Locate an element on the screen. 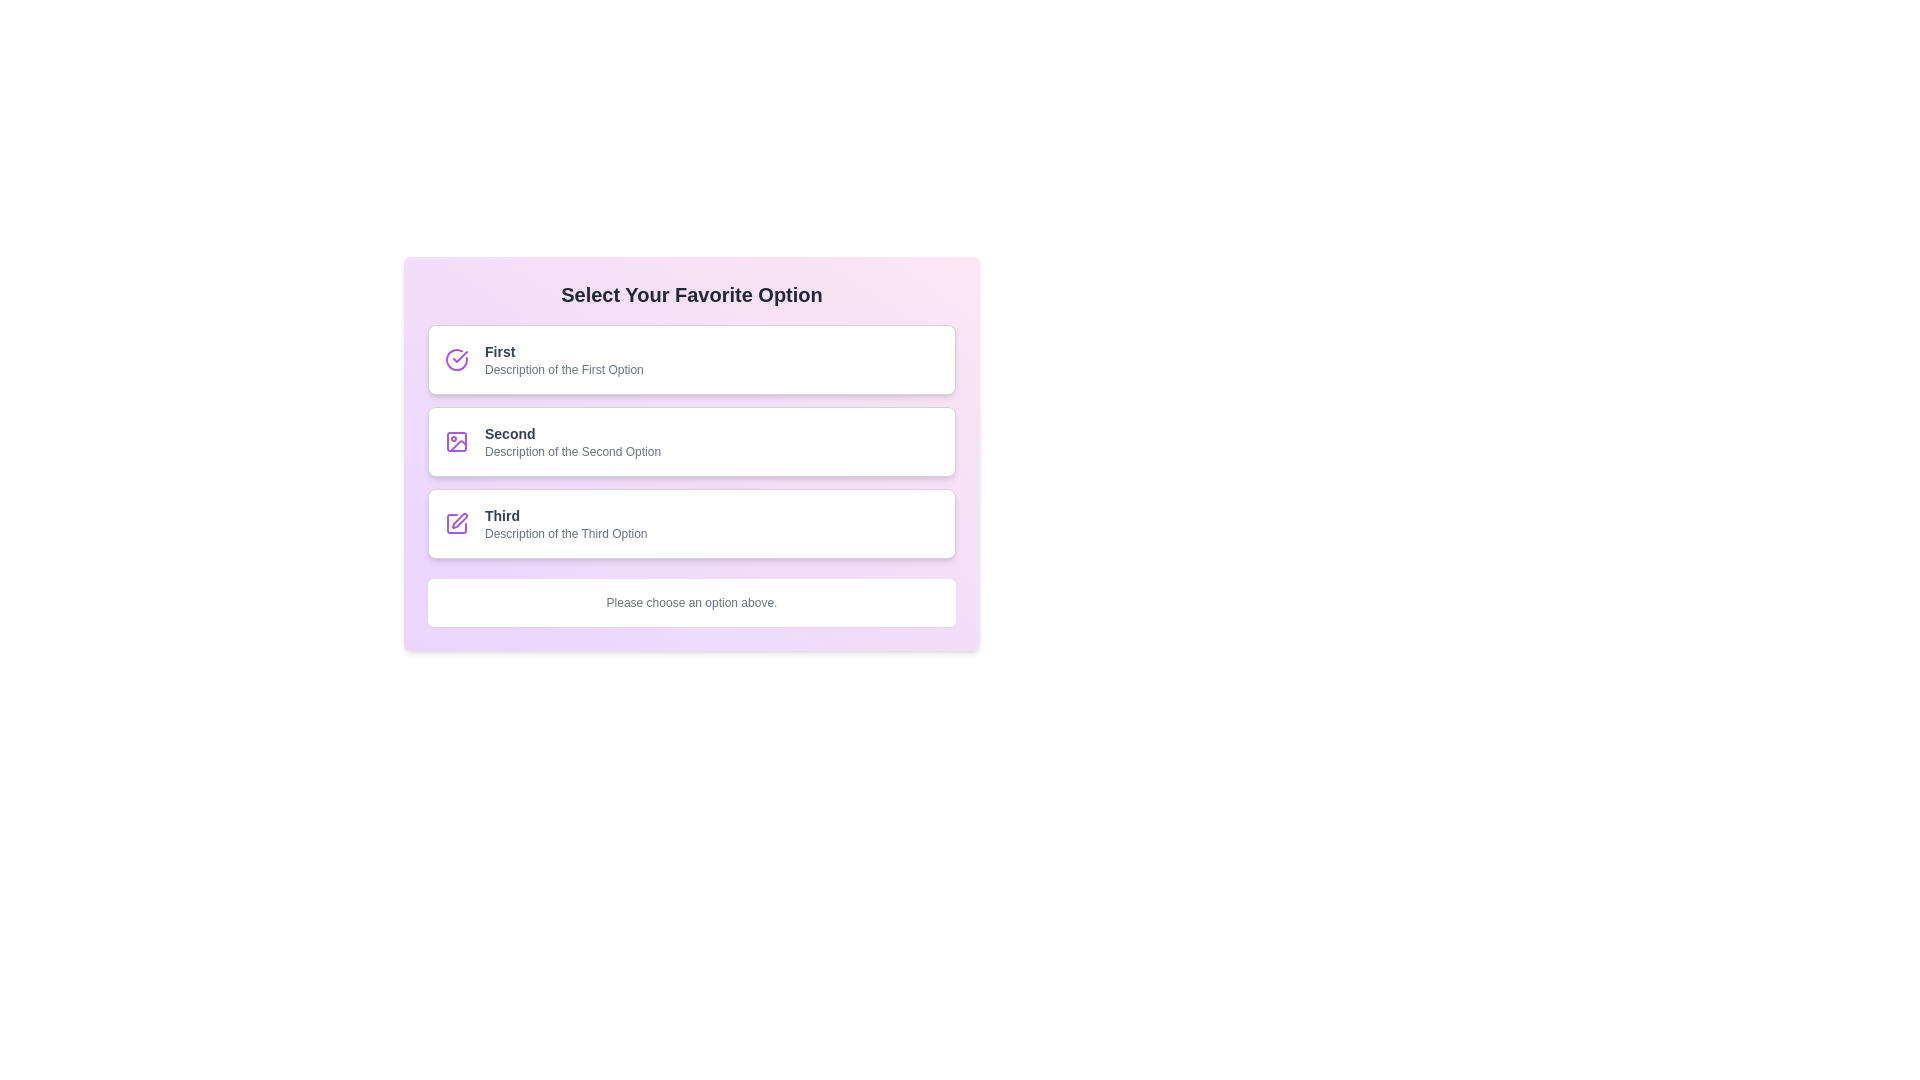  the text label 'Description of the Third Option', which is styled in a small, gray-colored font and located below the bold text 'Third' within the third box of selectable options is located at coordinates (565, 532).